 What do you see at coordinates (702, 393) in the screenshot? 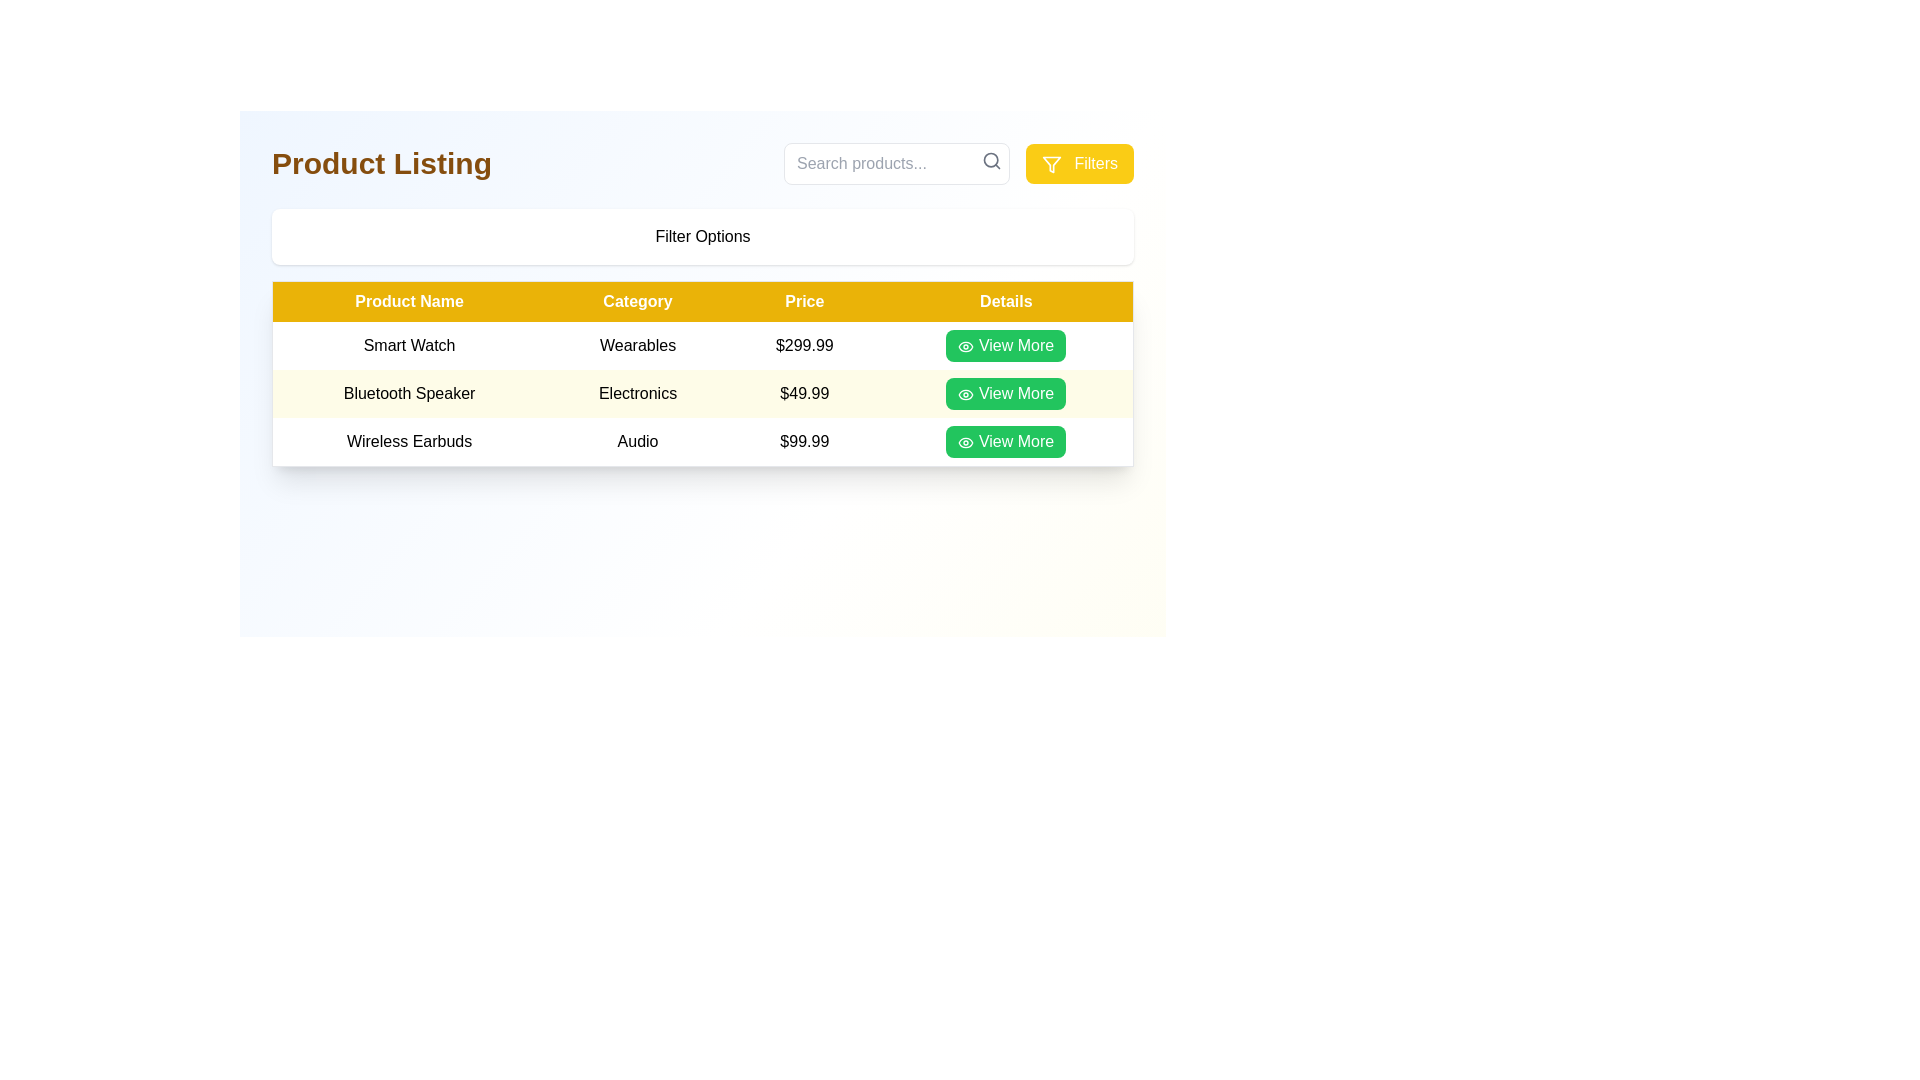
I see `the second table row displaying details about the product 'Bluetooth Speaker', which includes its category 'Electronics', price '$49.99', and a button for more details, to trigger a hover effect` at bounding box center [702, 393].